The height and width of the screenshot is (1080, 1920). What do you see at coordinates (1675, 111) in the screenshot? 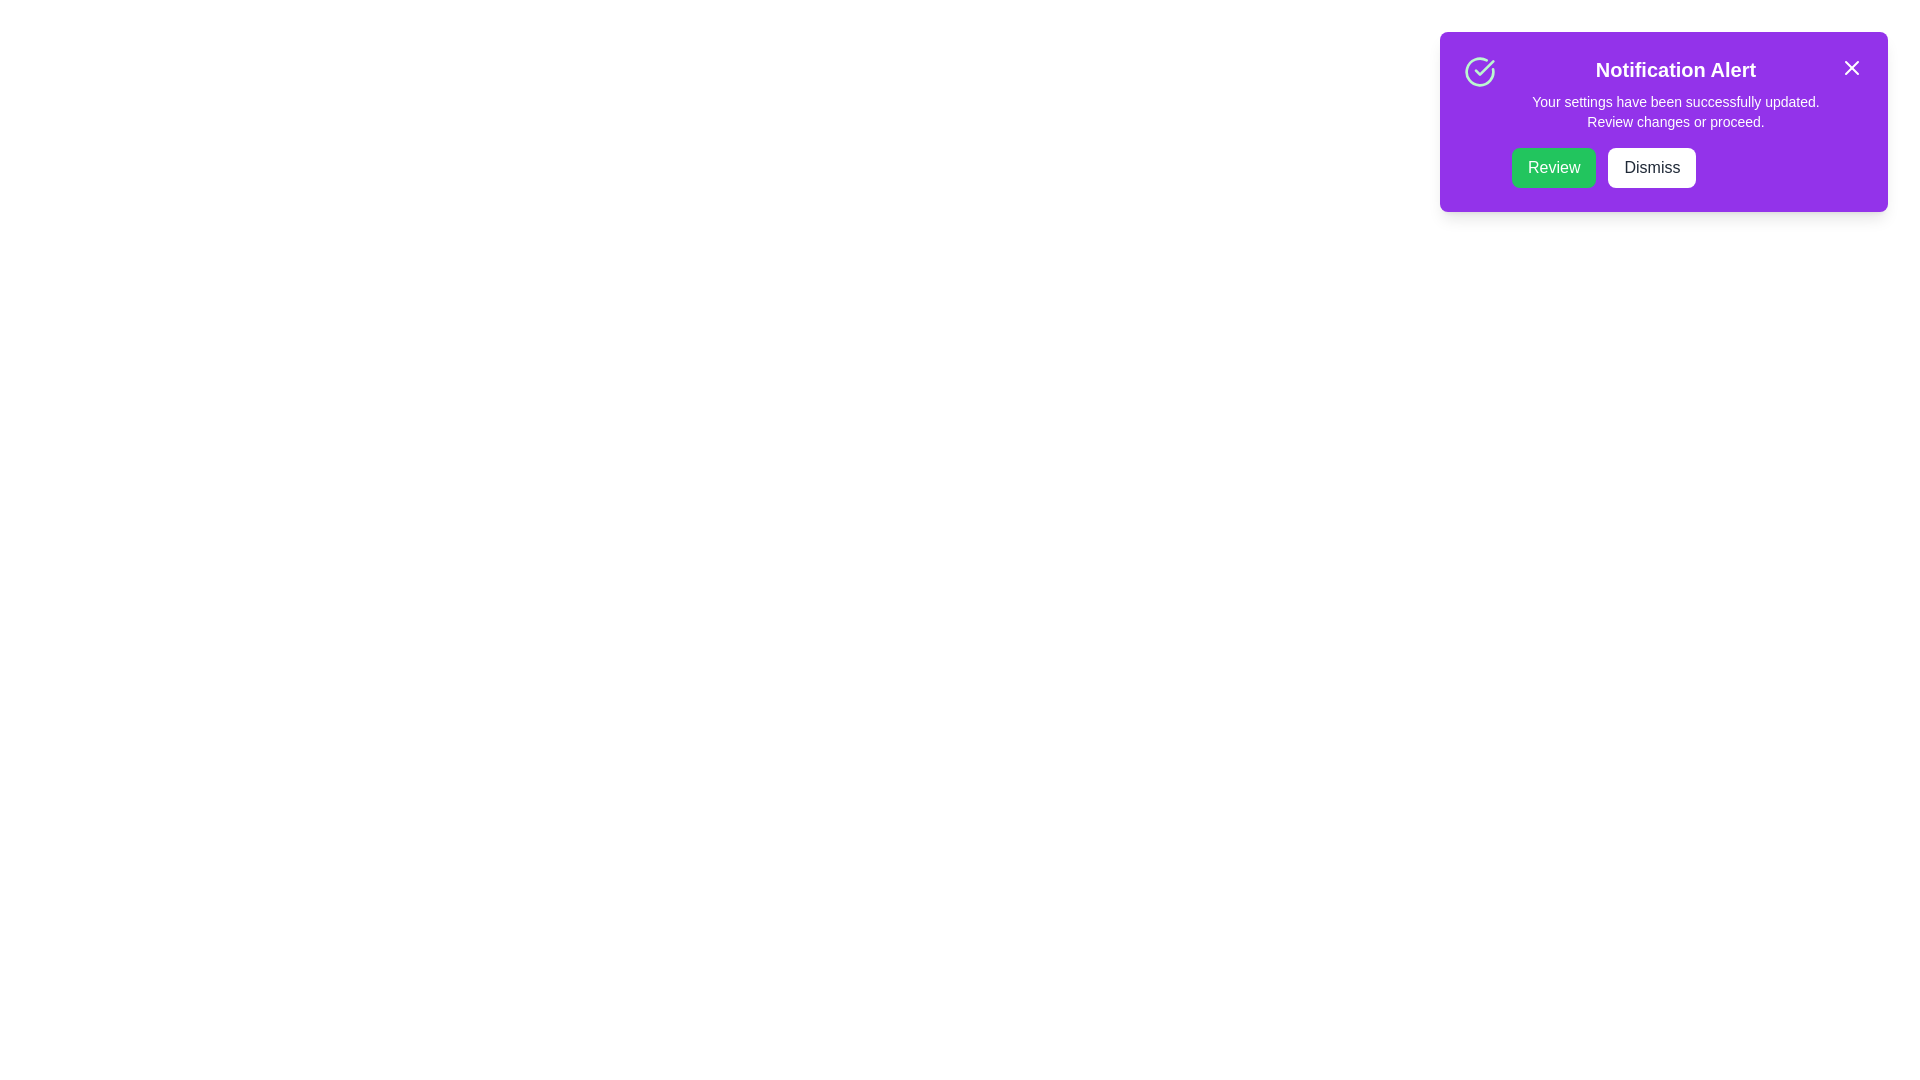
I see `message content of the text block that informs the user about the successful update of settings, located below the 'Notification Alert' title and above the 'Review' and 'Dismiss' buttons` at bounding box center [1675, 111].